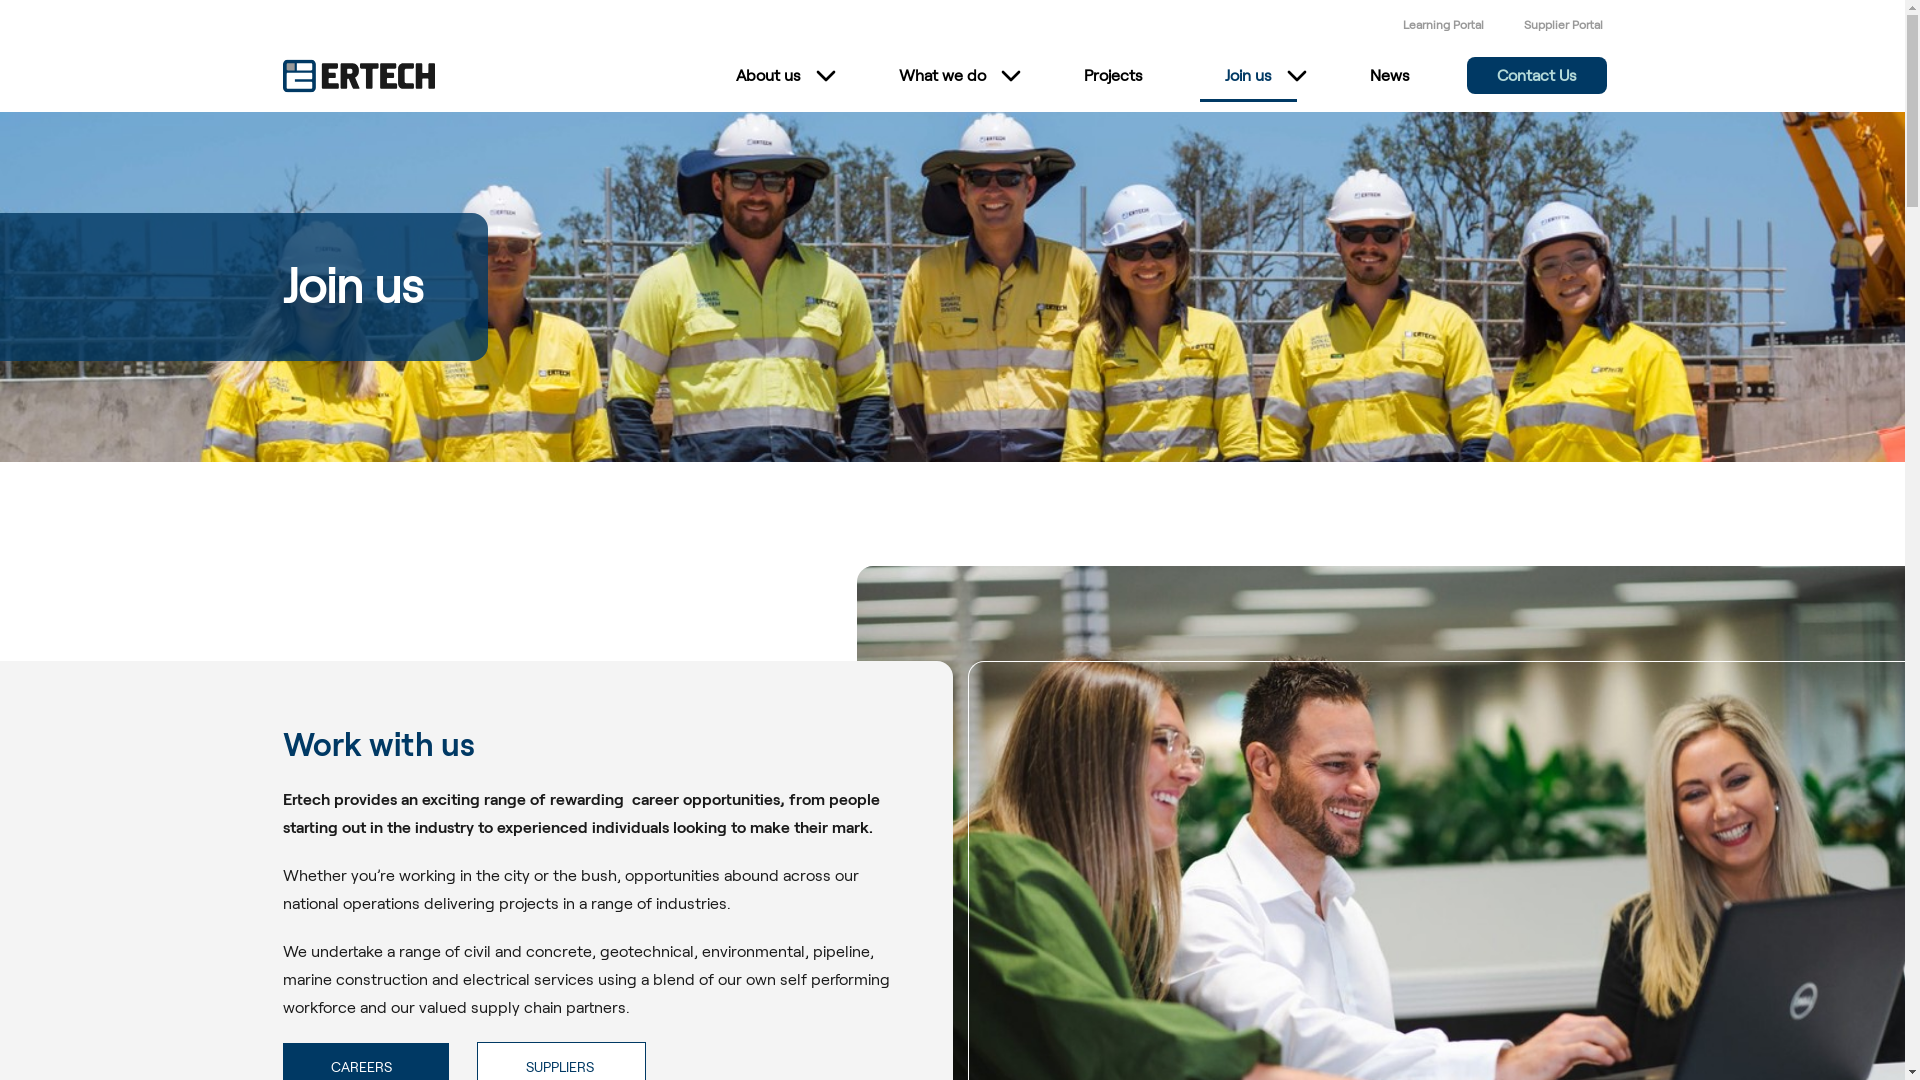  I want to click on 'Projects', so click(1111, 76).